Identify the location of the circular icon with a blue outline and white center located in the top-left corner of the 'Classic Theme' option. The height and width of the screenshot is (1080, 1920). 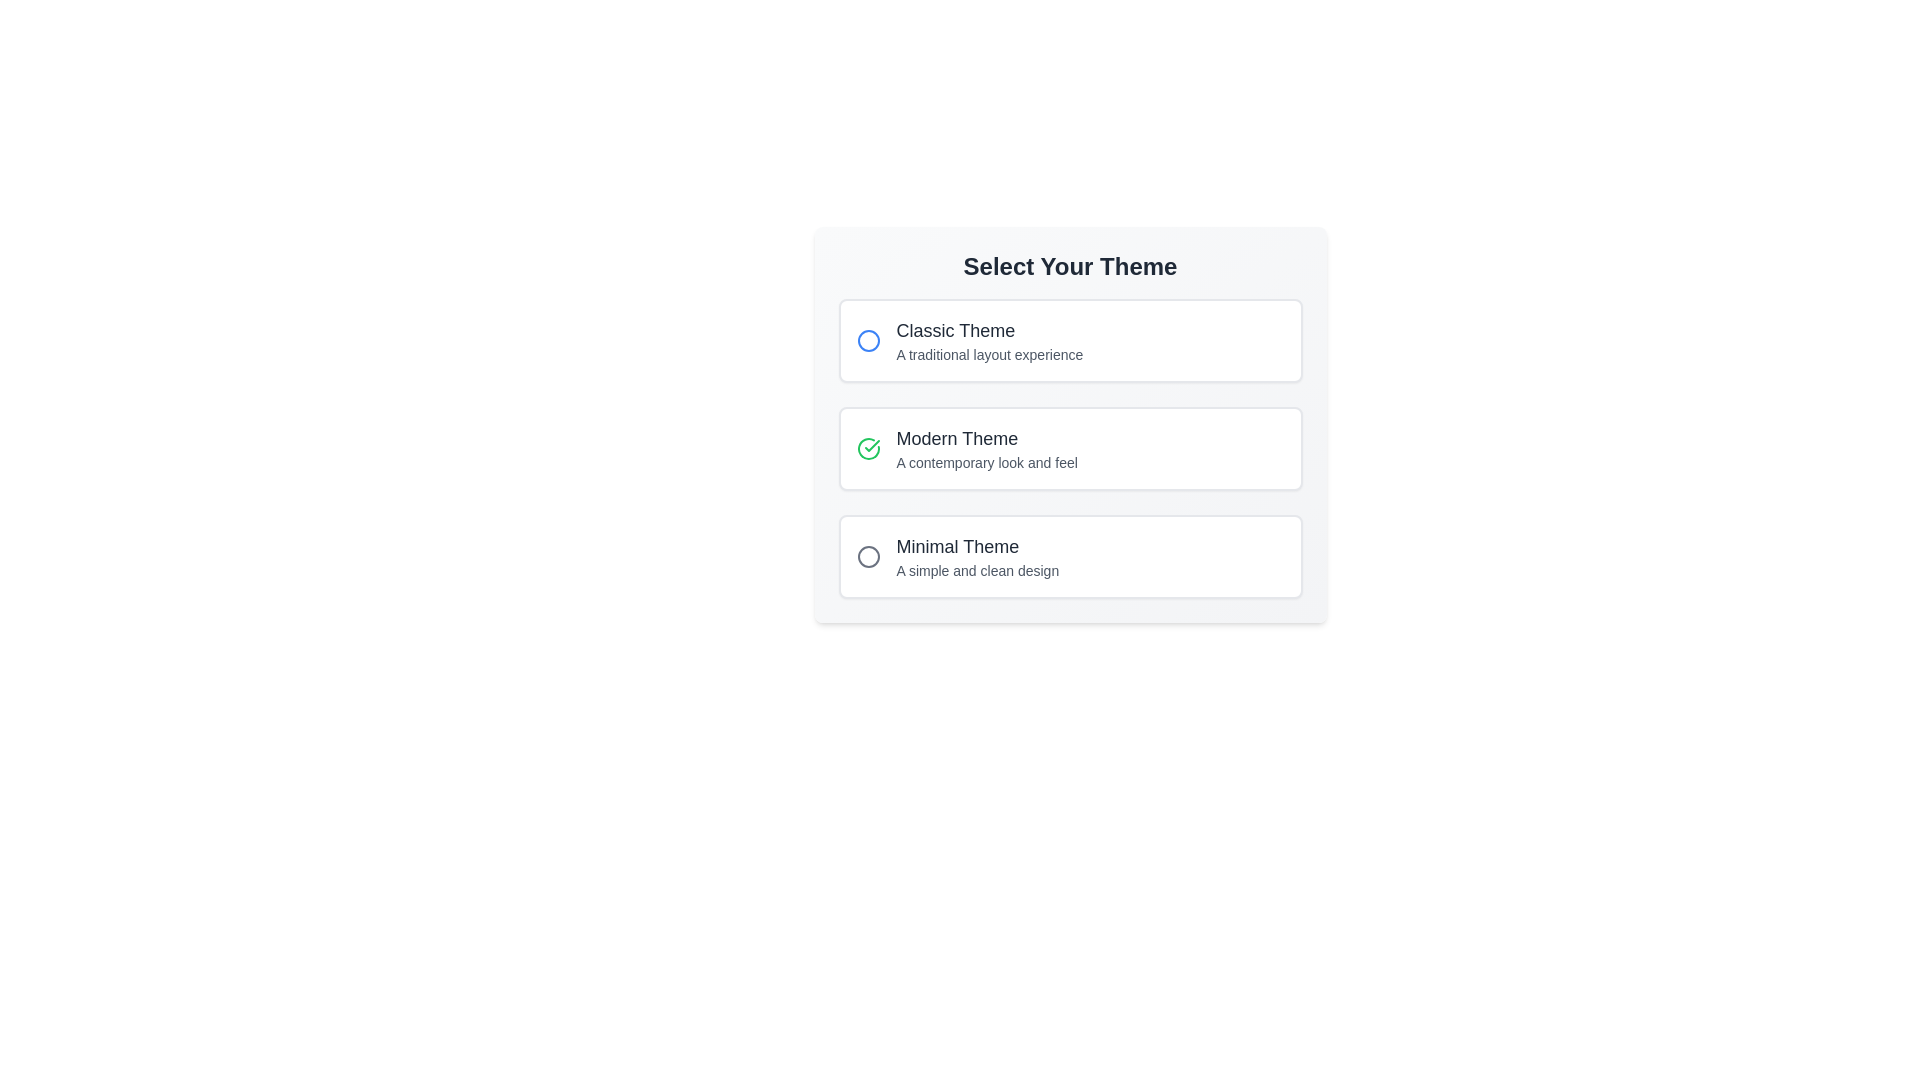
(868, 339).